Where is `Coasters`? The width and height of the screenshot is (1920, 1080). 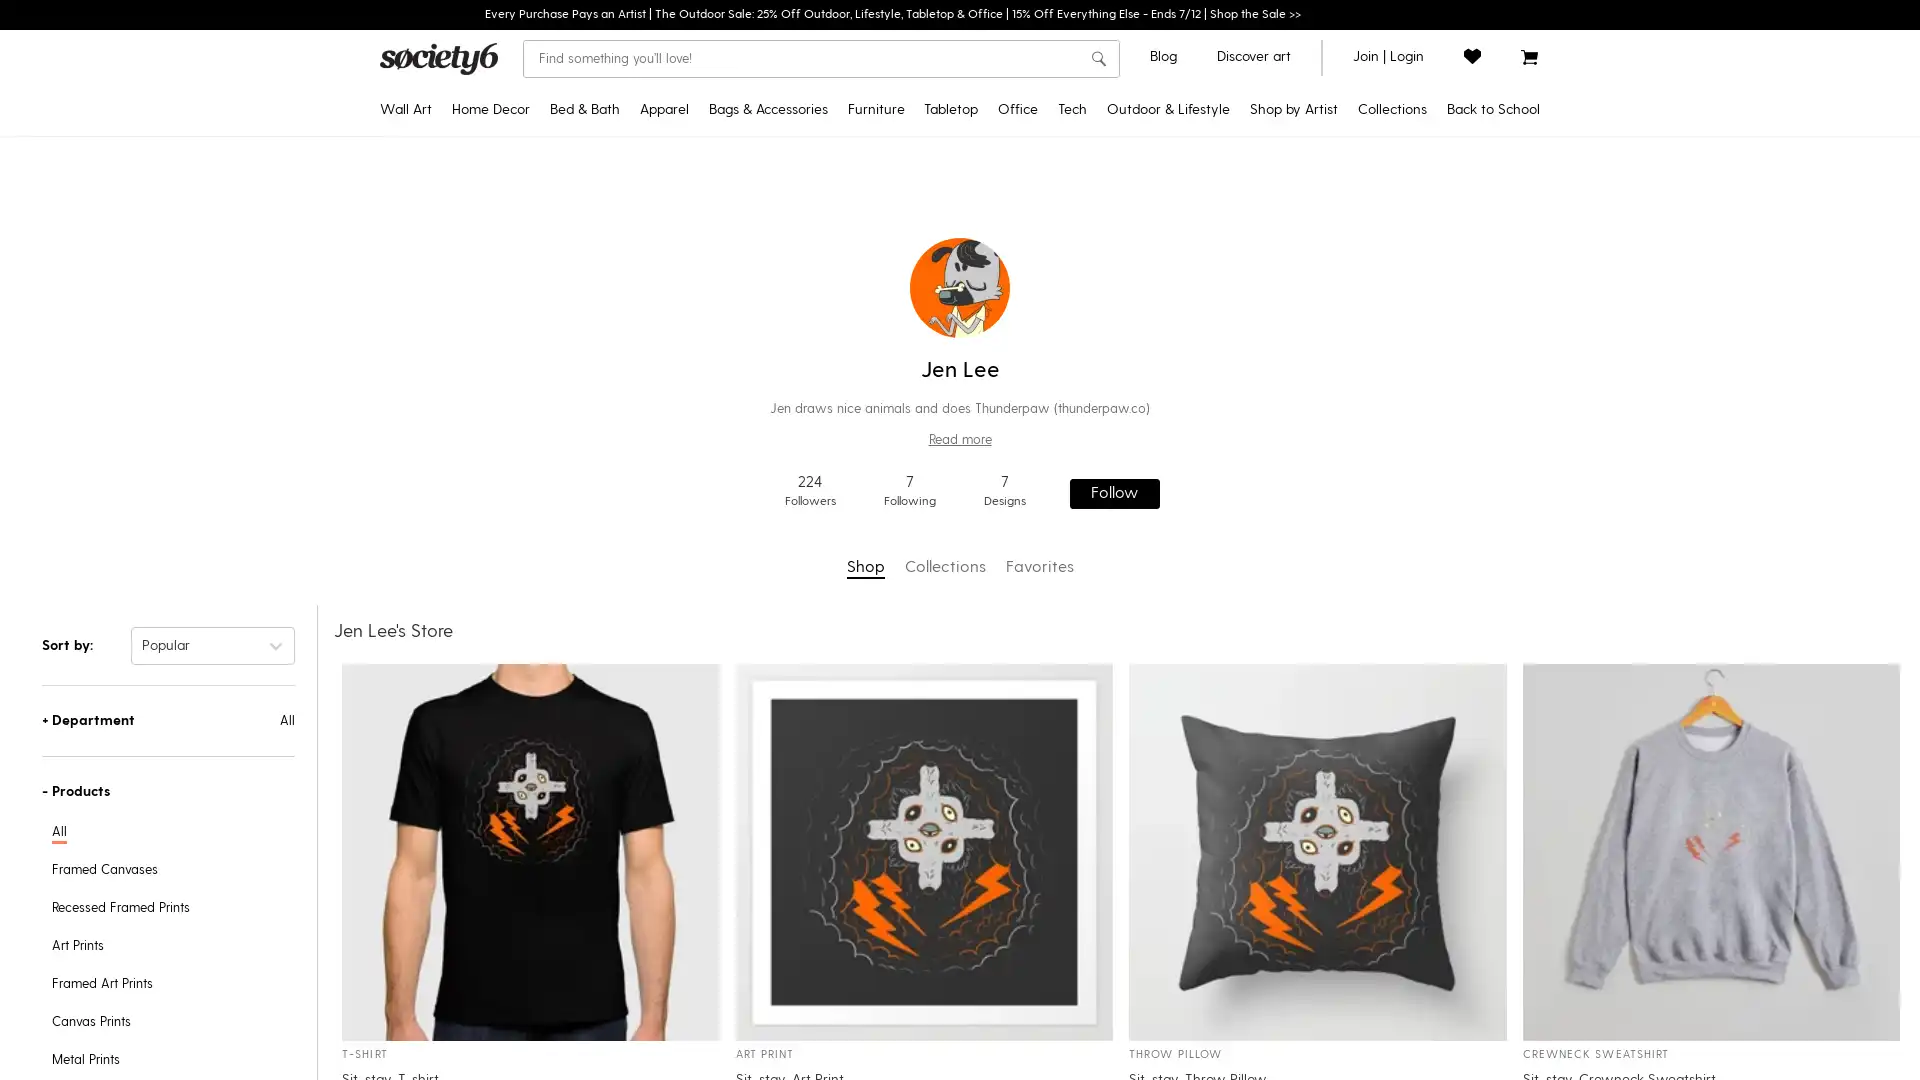 Coasters is located at coordinates (988, 320).